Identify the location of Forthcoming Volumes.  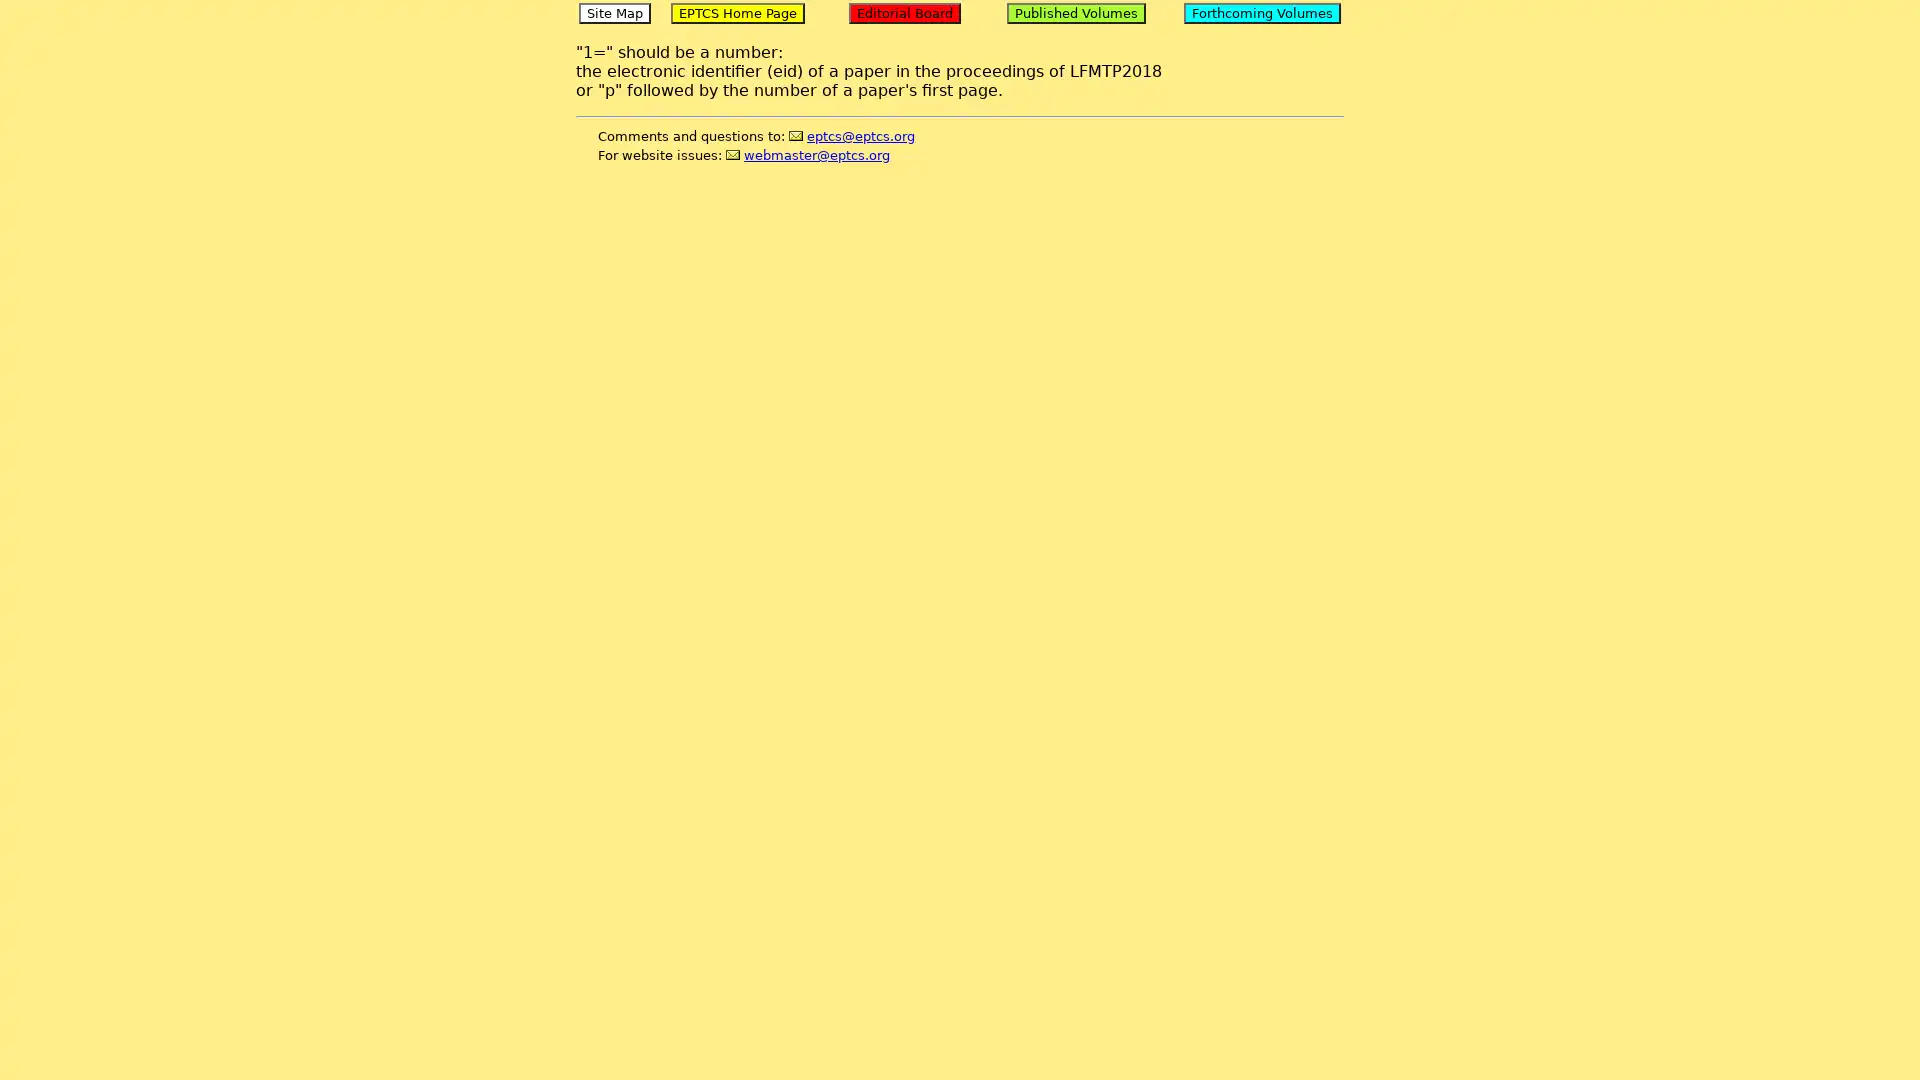
(1261, 13).